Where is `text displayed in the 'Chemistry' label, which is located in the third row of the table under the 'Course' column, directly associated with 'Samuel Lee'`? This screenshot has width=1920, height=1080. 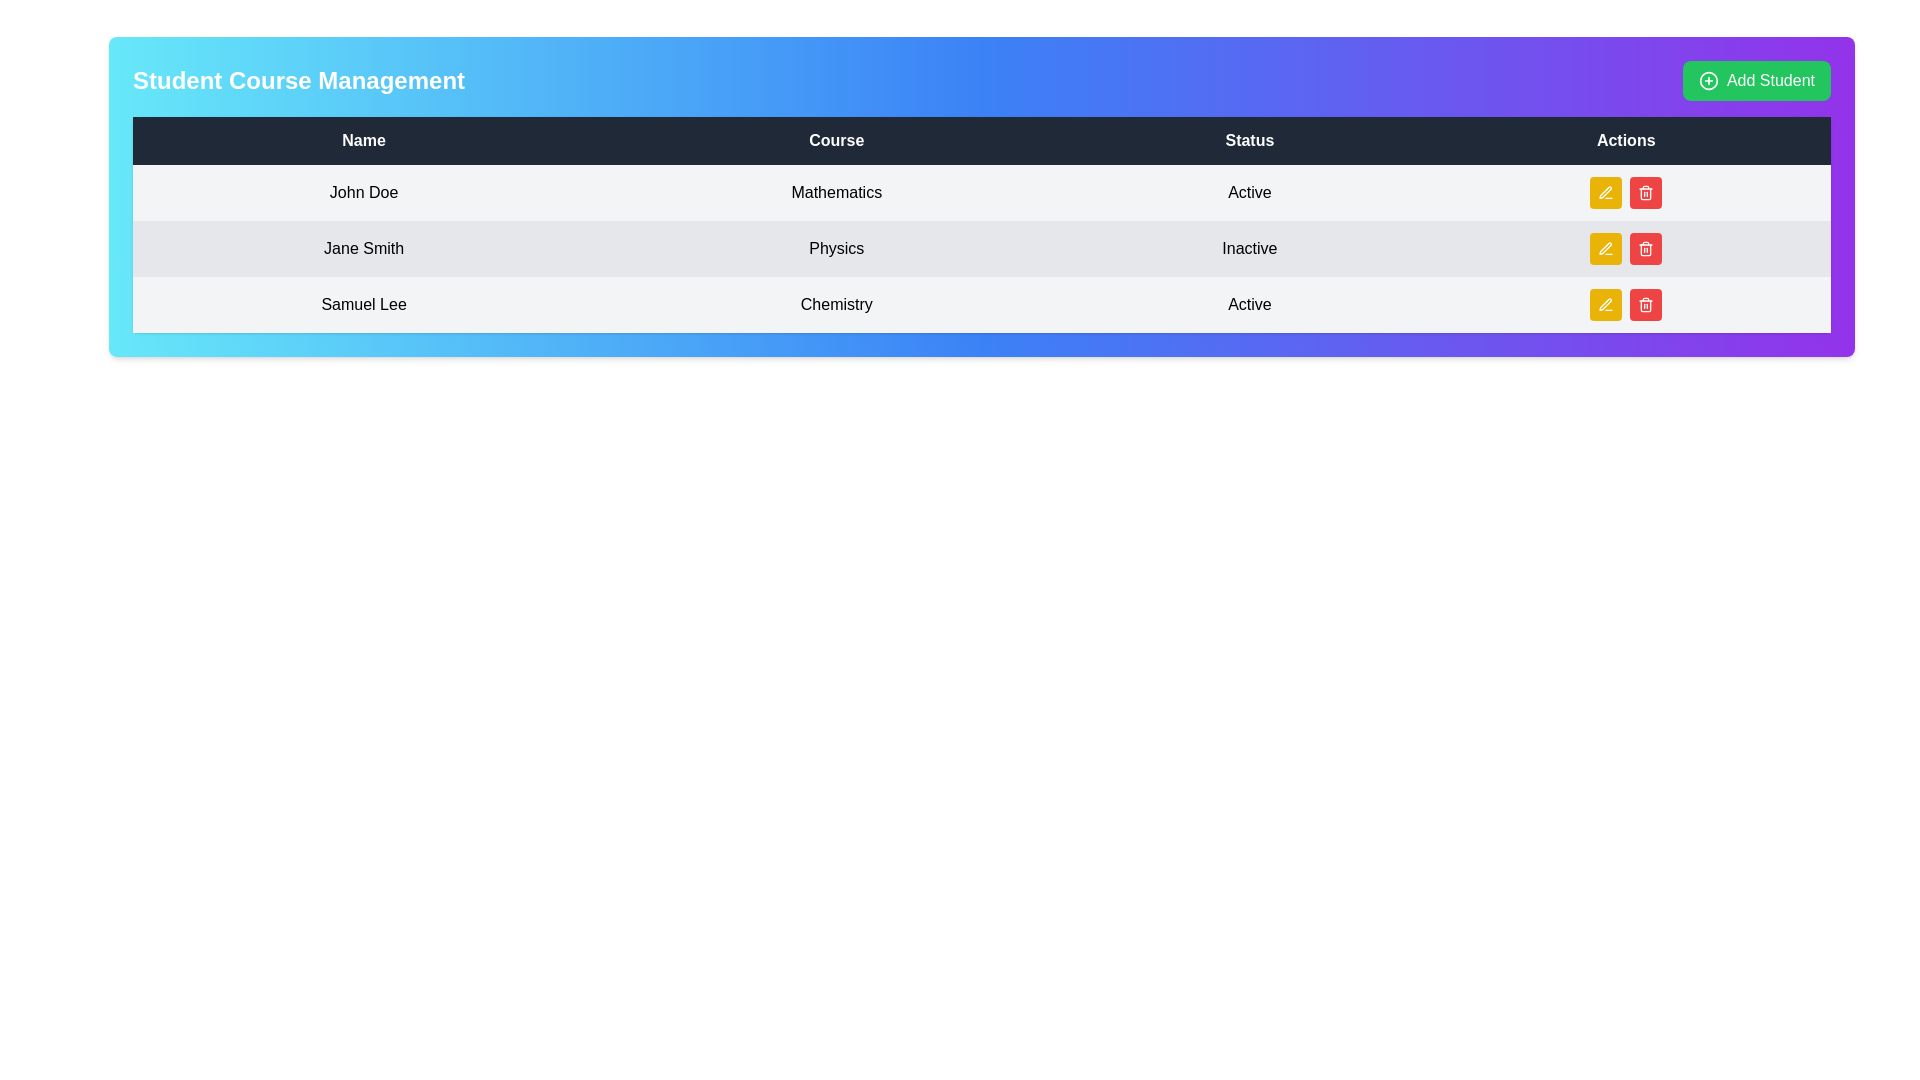
text displayed in the 'Chemistry' label, which is located in the third row of the table under the 'Course' column, directly associated with 'Samuel Lee' is located at coordinates (836, 304).